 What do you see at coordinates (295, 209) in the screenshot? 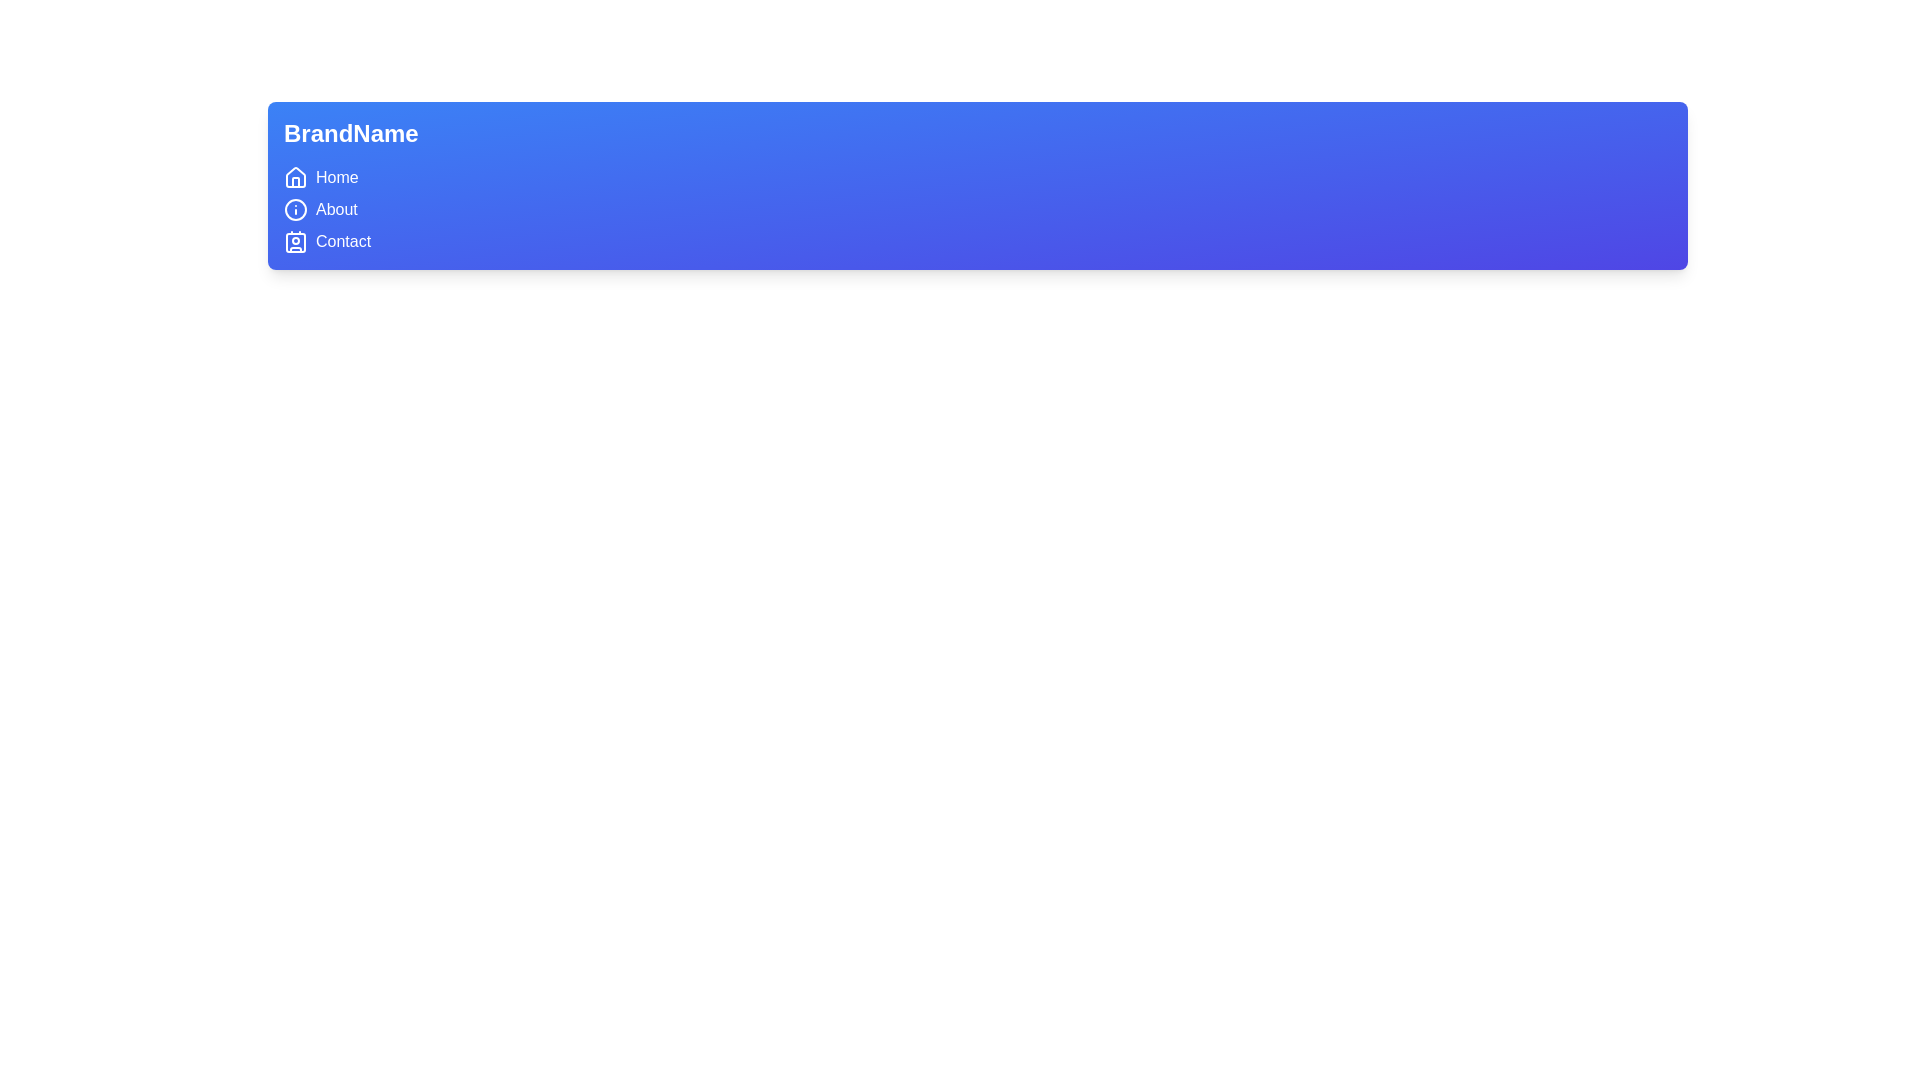
I see `filled circular icon located centrally within the information symbol, which is the second icon in the vertical menu bar` at bounding box center [295, 209].